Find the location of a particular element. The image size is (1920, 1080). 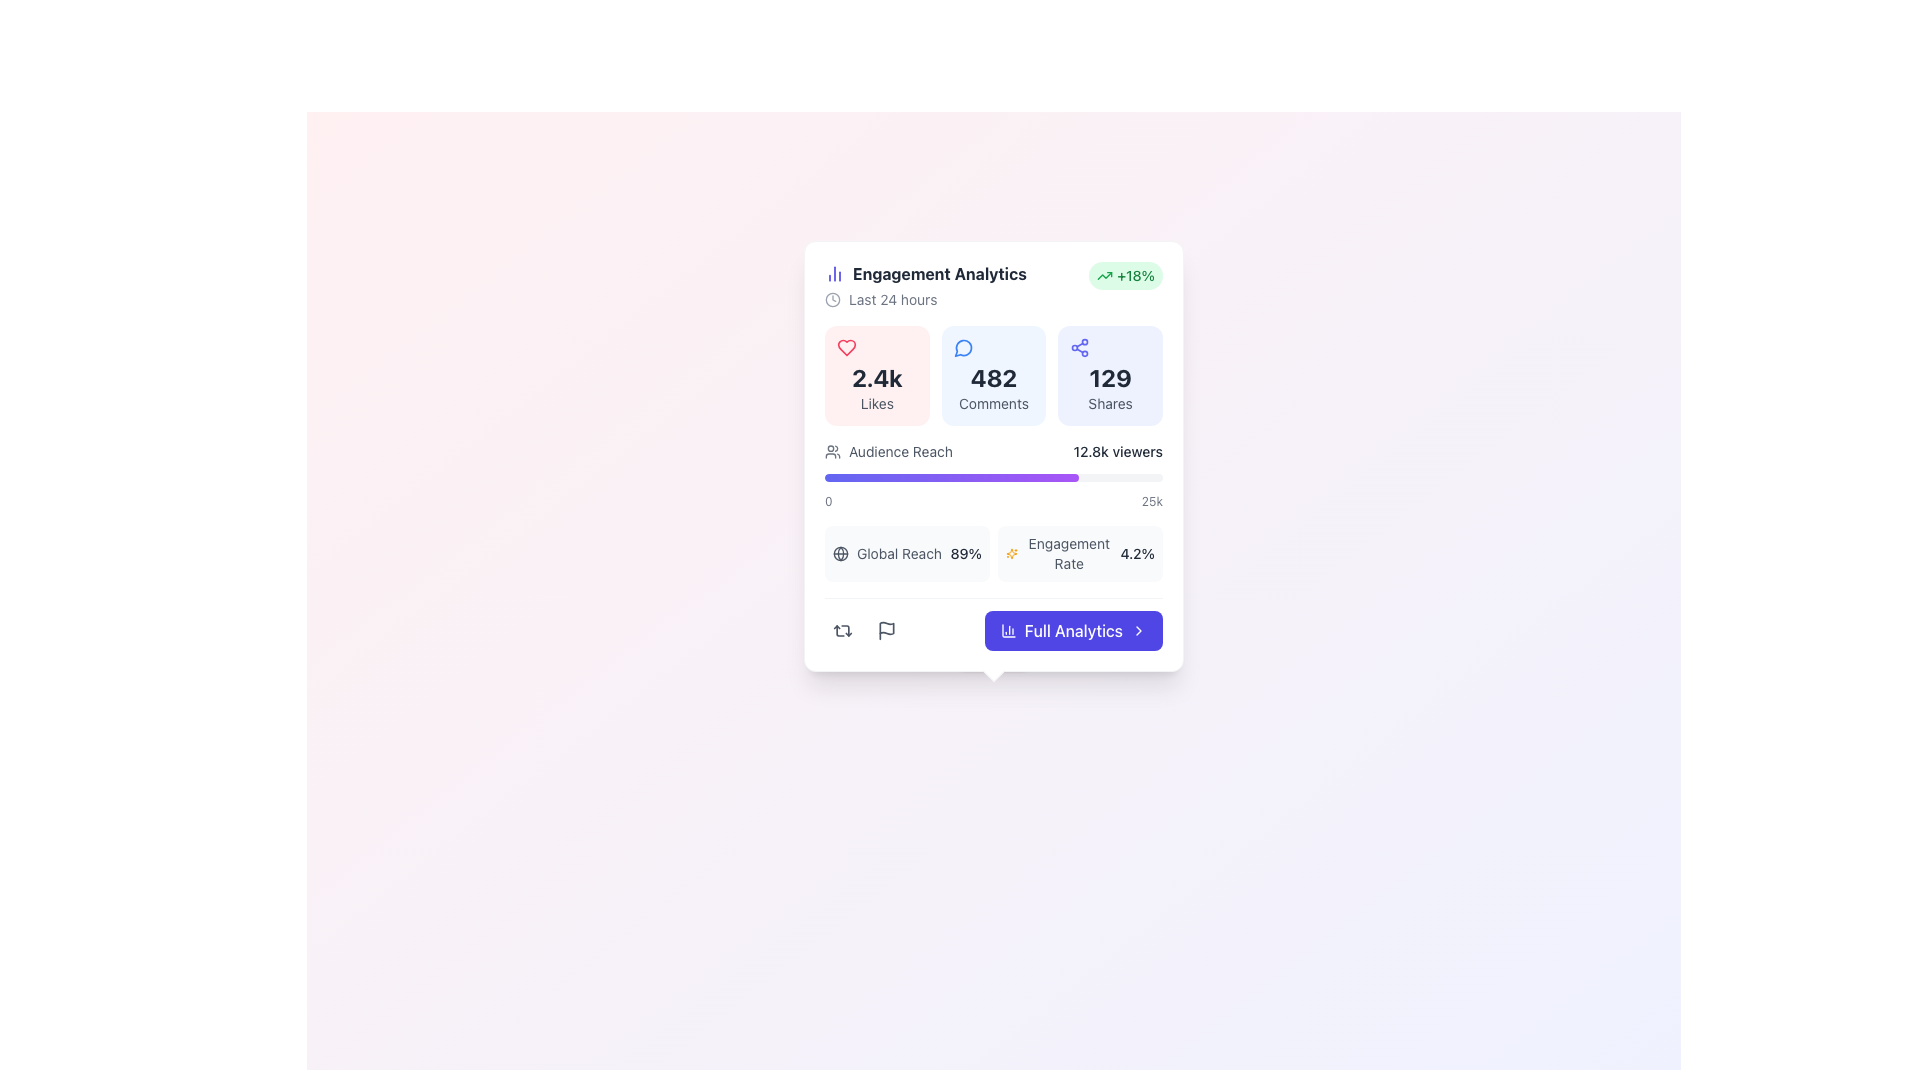

the Text label that describes a specific metric, located to the right of the group of people icon in the bottom portion of the analytics widget is located at coordinates (899, 451).